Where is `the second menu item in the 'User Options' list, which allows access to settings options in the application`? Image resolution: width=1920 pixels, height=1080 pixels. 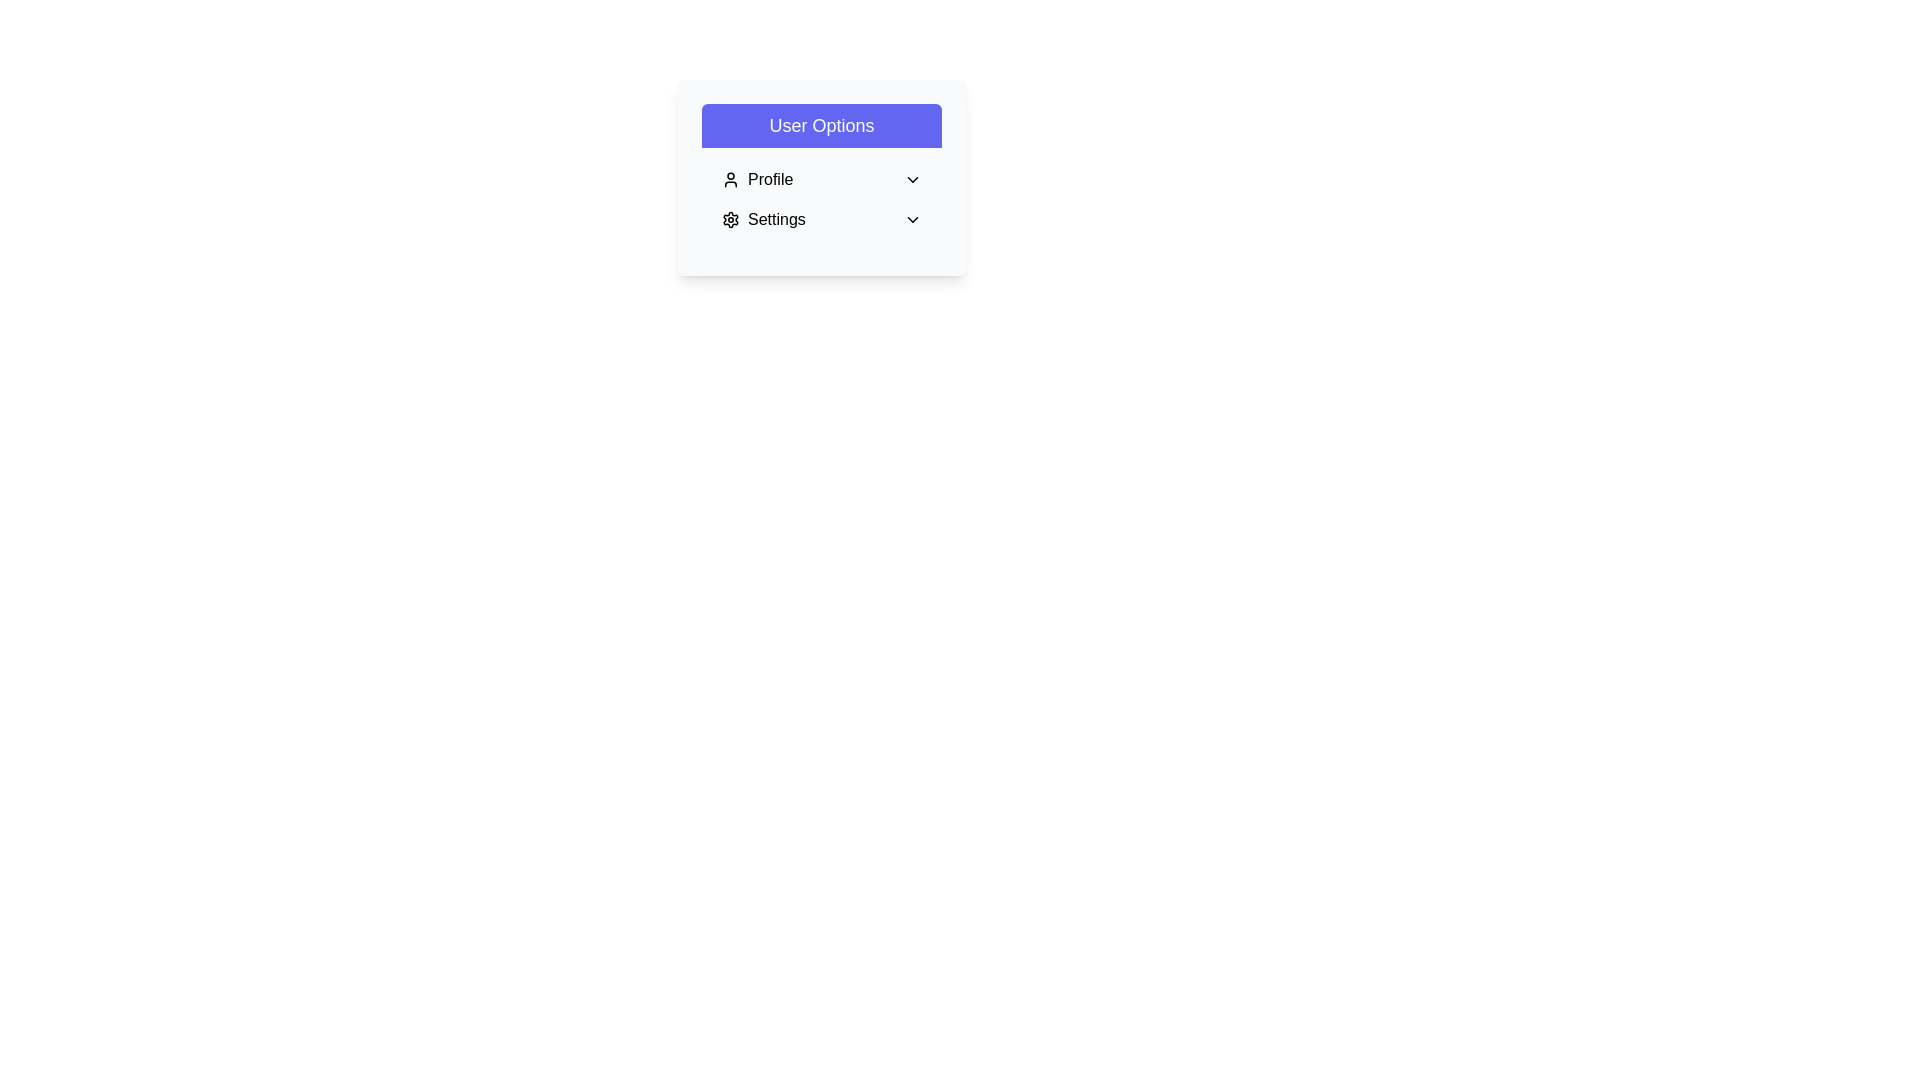 the second menu item in the 'User Options' list, which allows access to settings options in the application is located at coordinates (762, 219).